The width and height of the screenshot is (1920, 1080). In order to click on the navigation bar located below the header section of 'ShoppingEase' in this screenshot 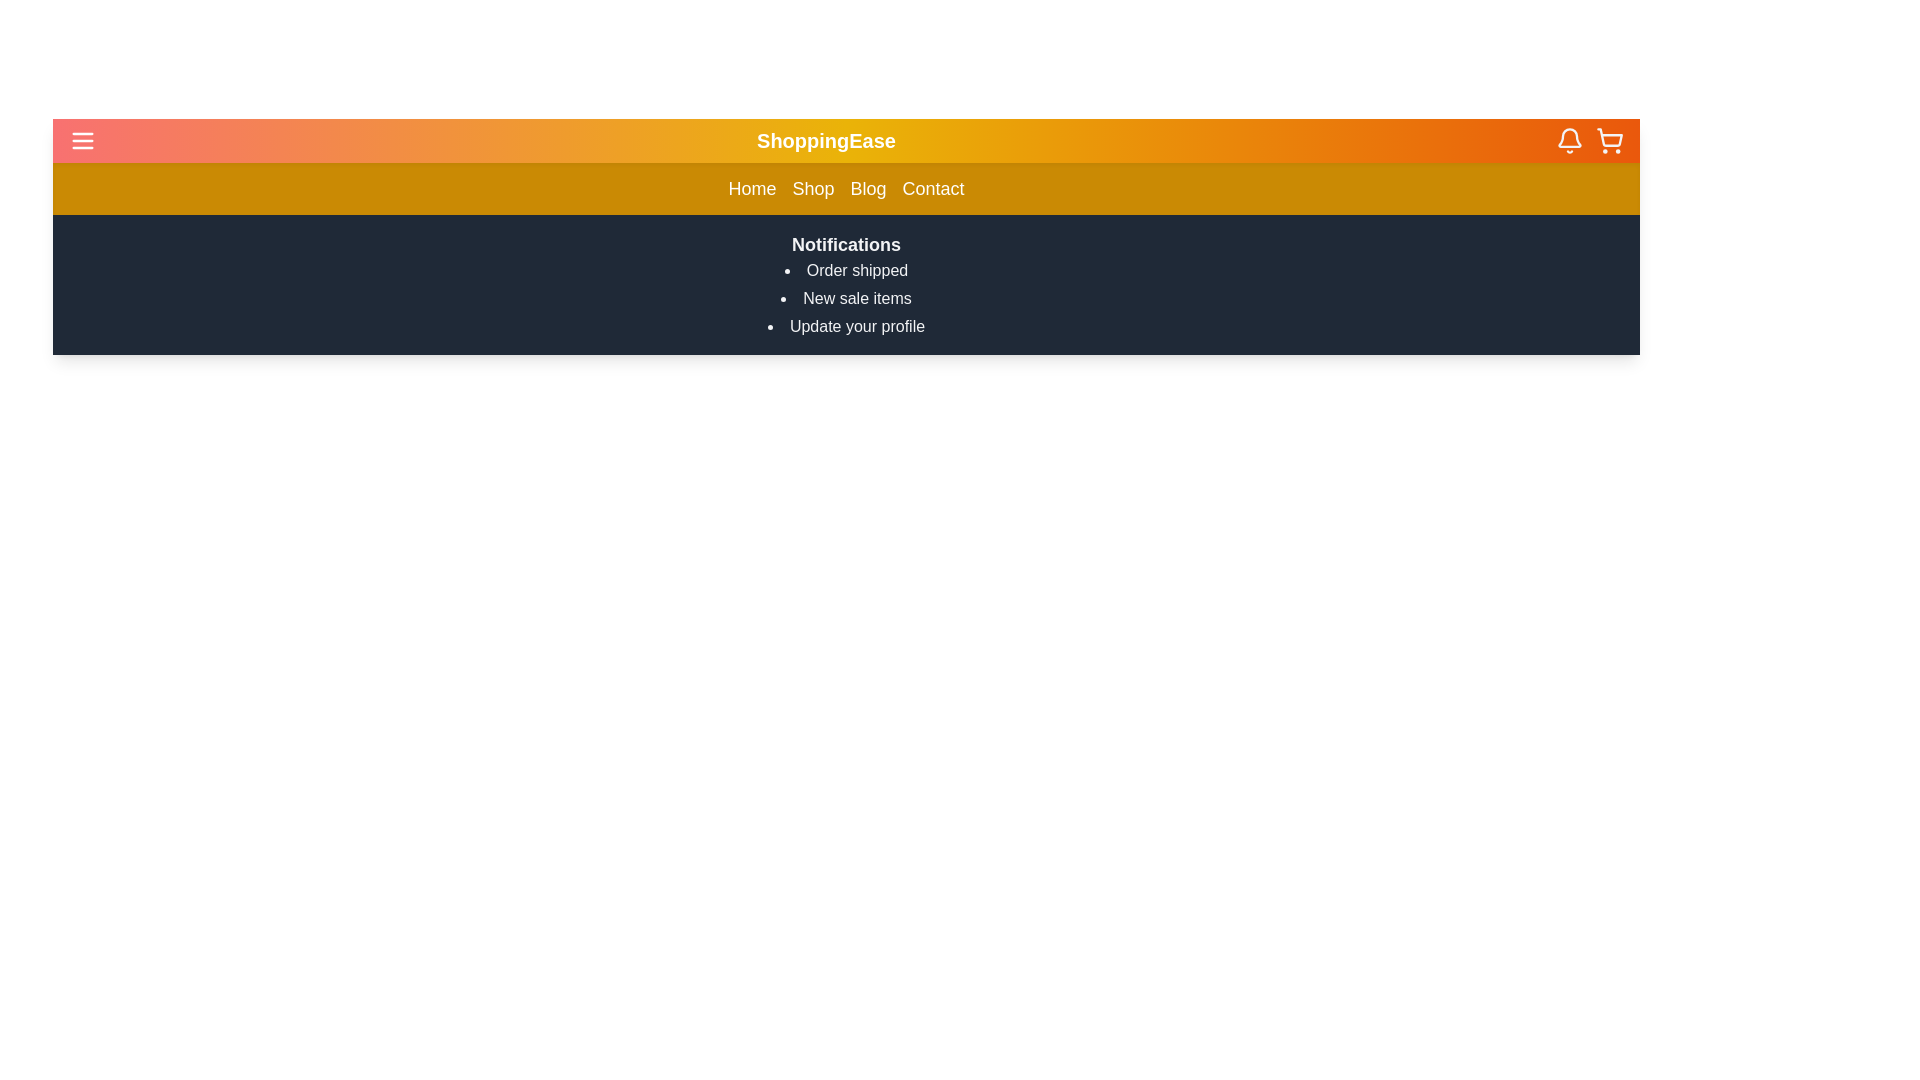, I will do `click(846, 189)`.